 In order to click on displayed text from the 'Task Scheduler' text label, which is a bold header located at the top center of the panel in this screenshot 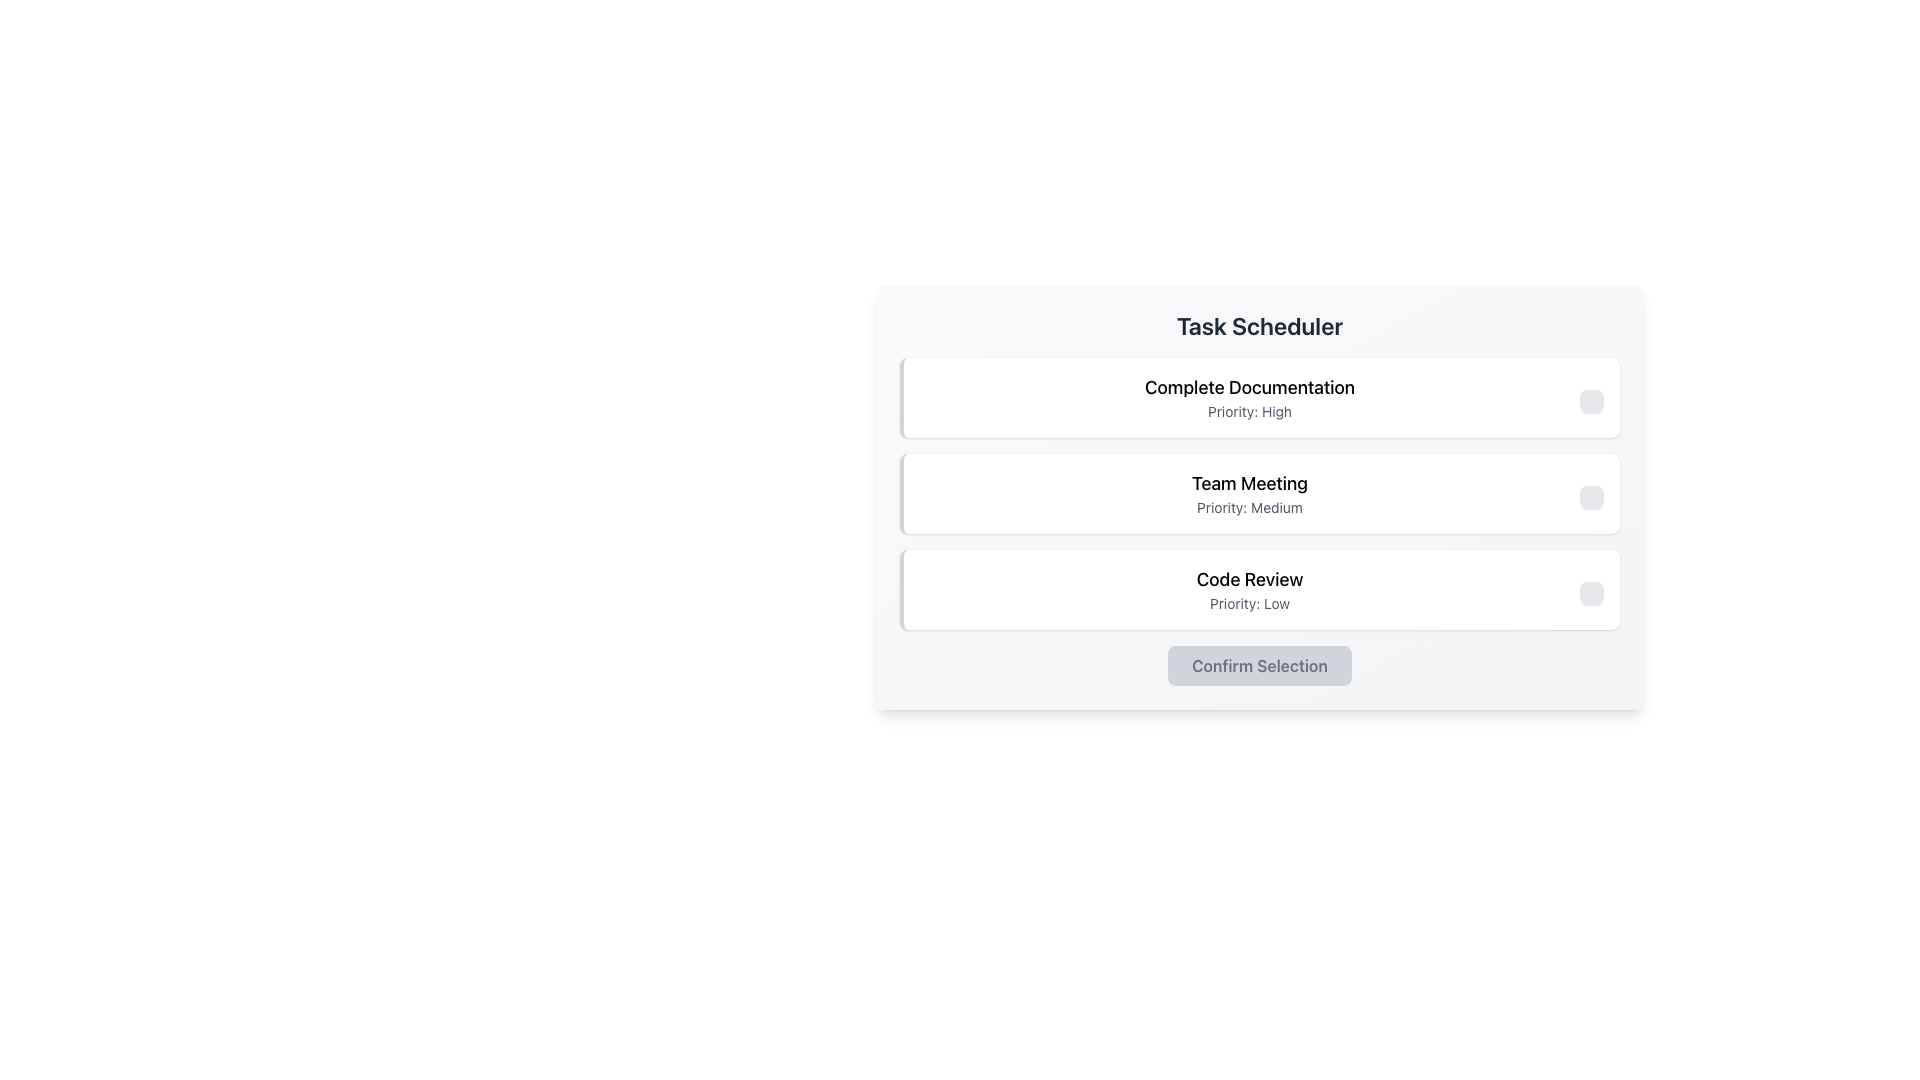, I will do `click(1258, 325)`.